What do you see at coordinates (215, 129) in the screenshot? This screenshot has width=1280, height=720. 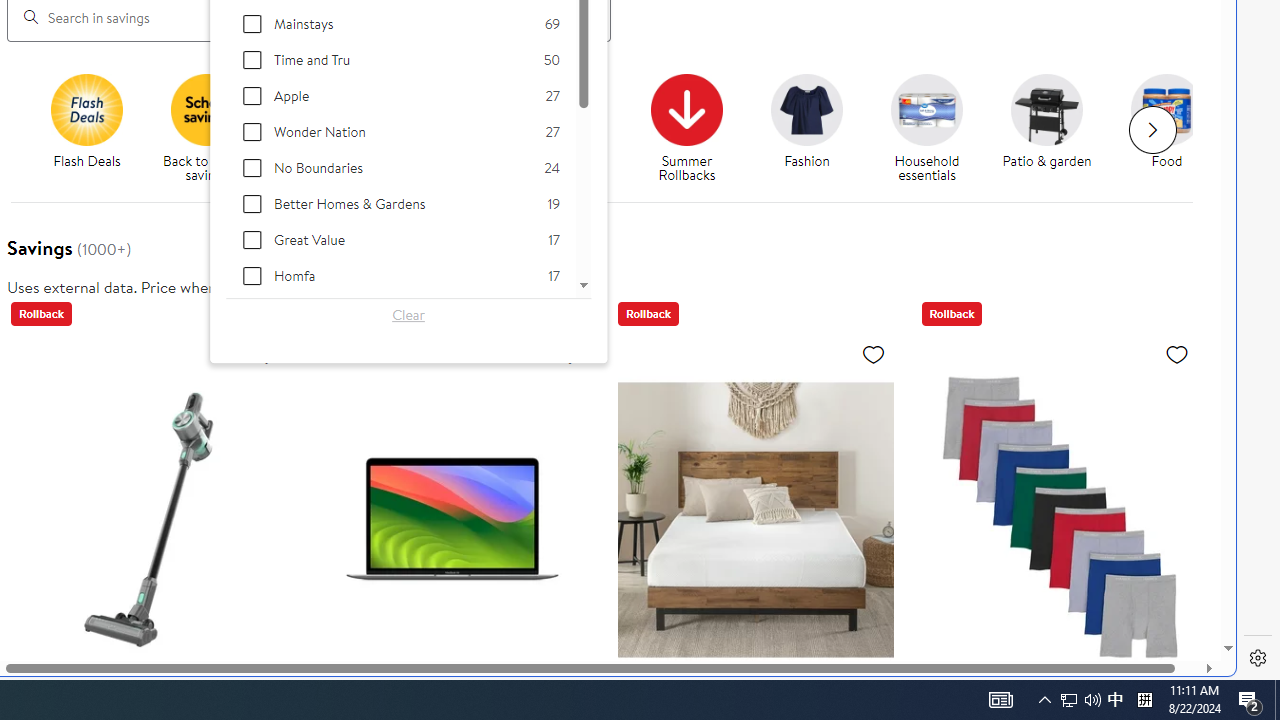 I see `'Back to school savings'` at bounding box center [215, 129].